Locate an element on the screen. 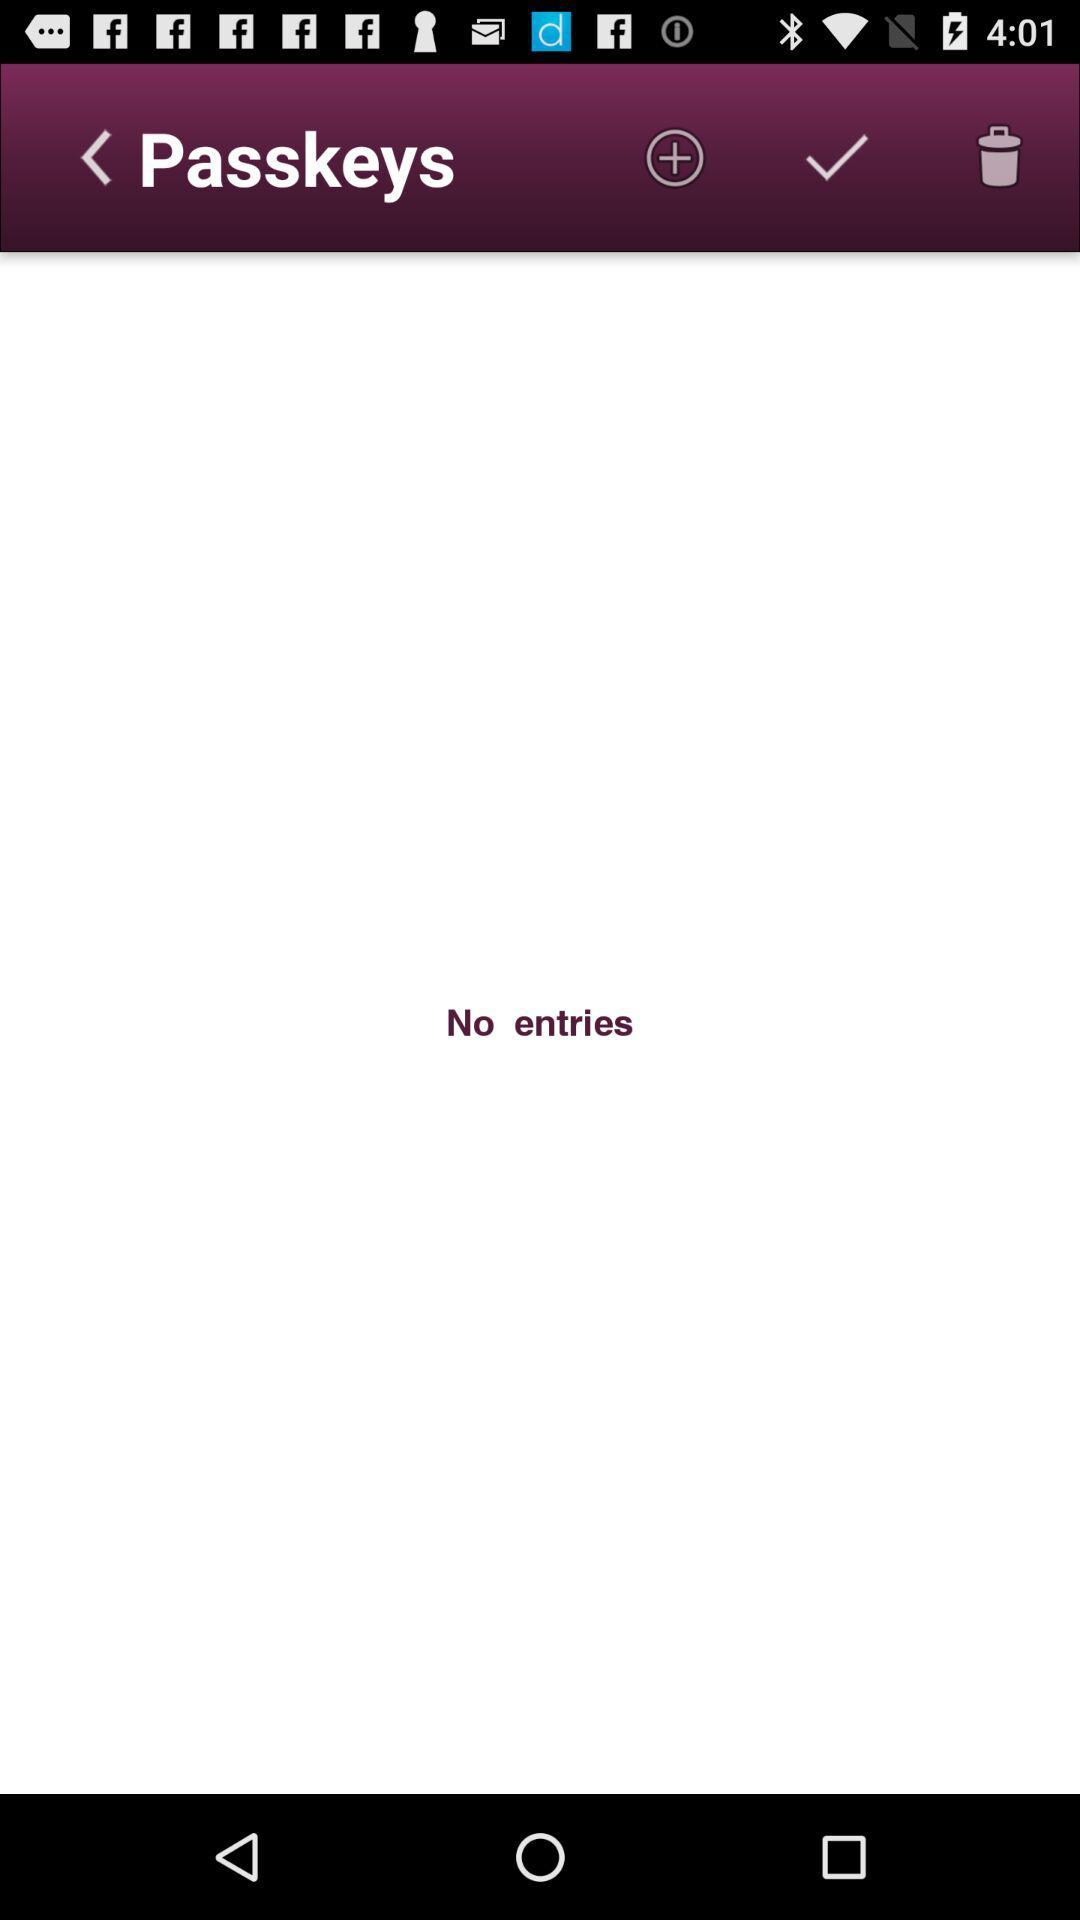  item is located at coordinates (675, 156).